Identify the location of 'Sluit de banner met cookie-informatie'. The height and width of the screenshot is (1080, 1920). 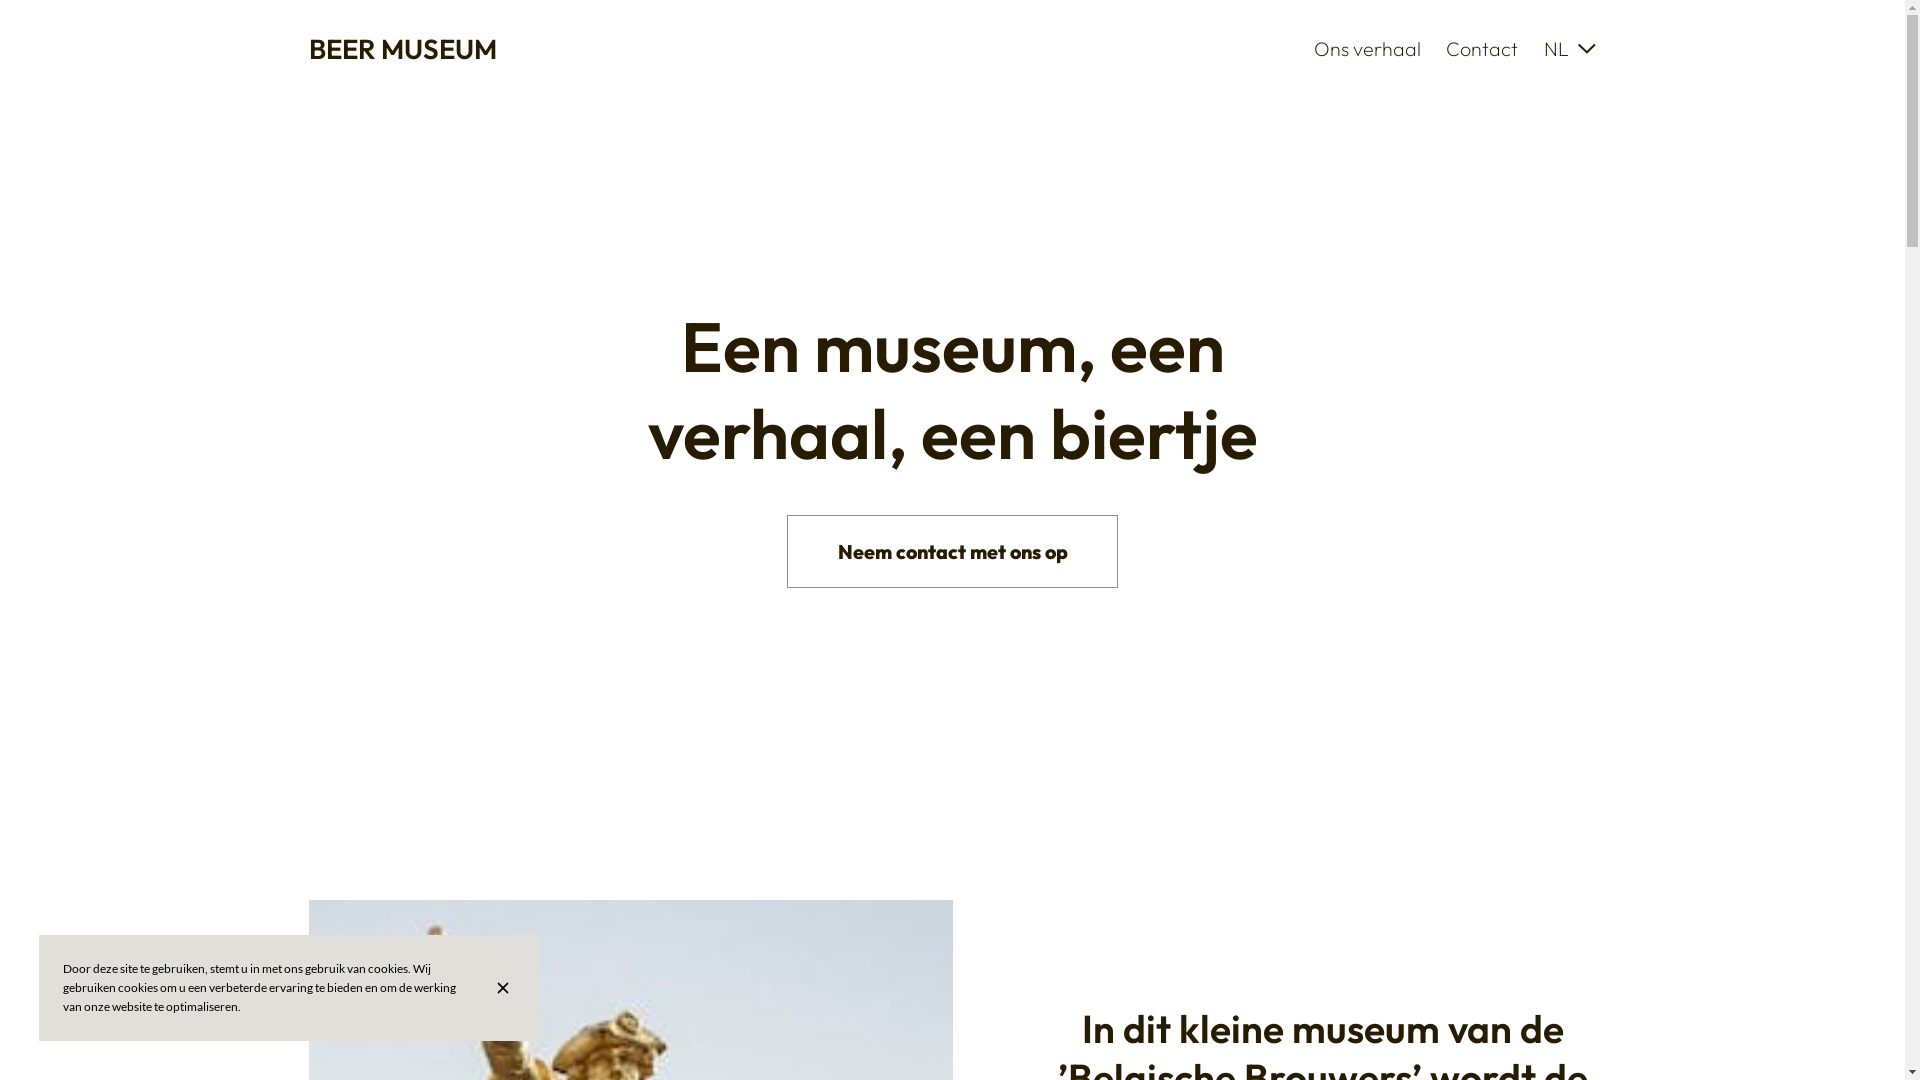
(505, 986).